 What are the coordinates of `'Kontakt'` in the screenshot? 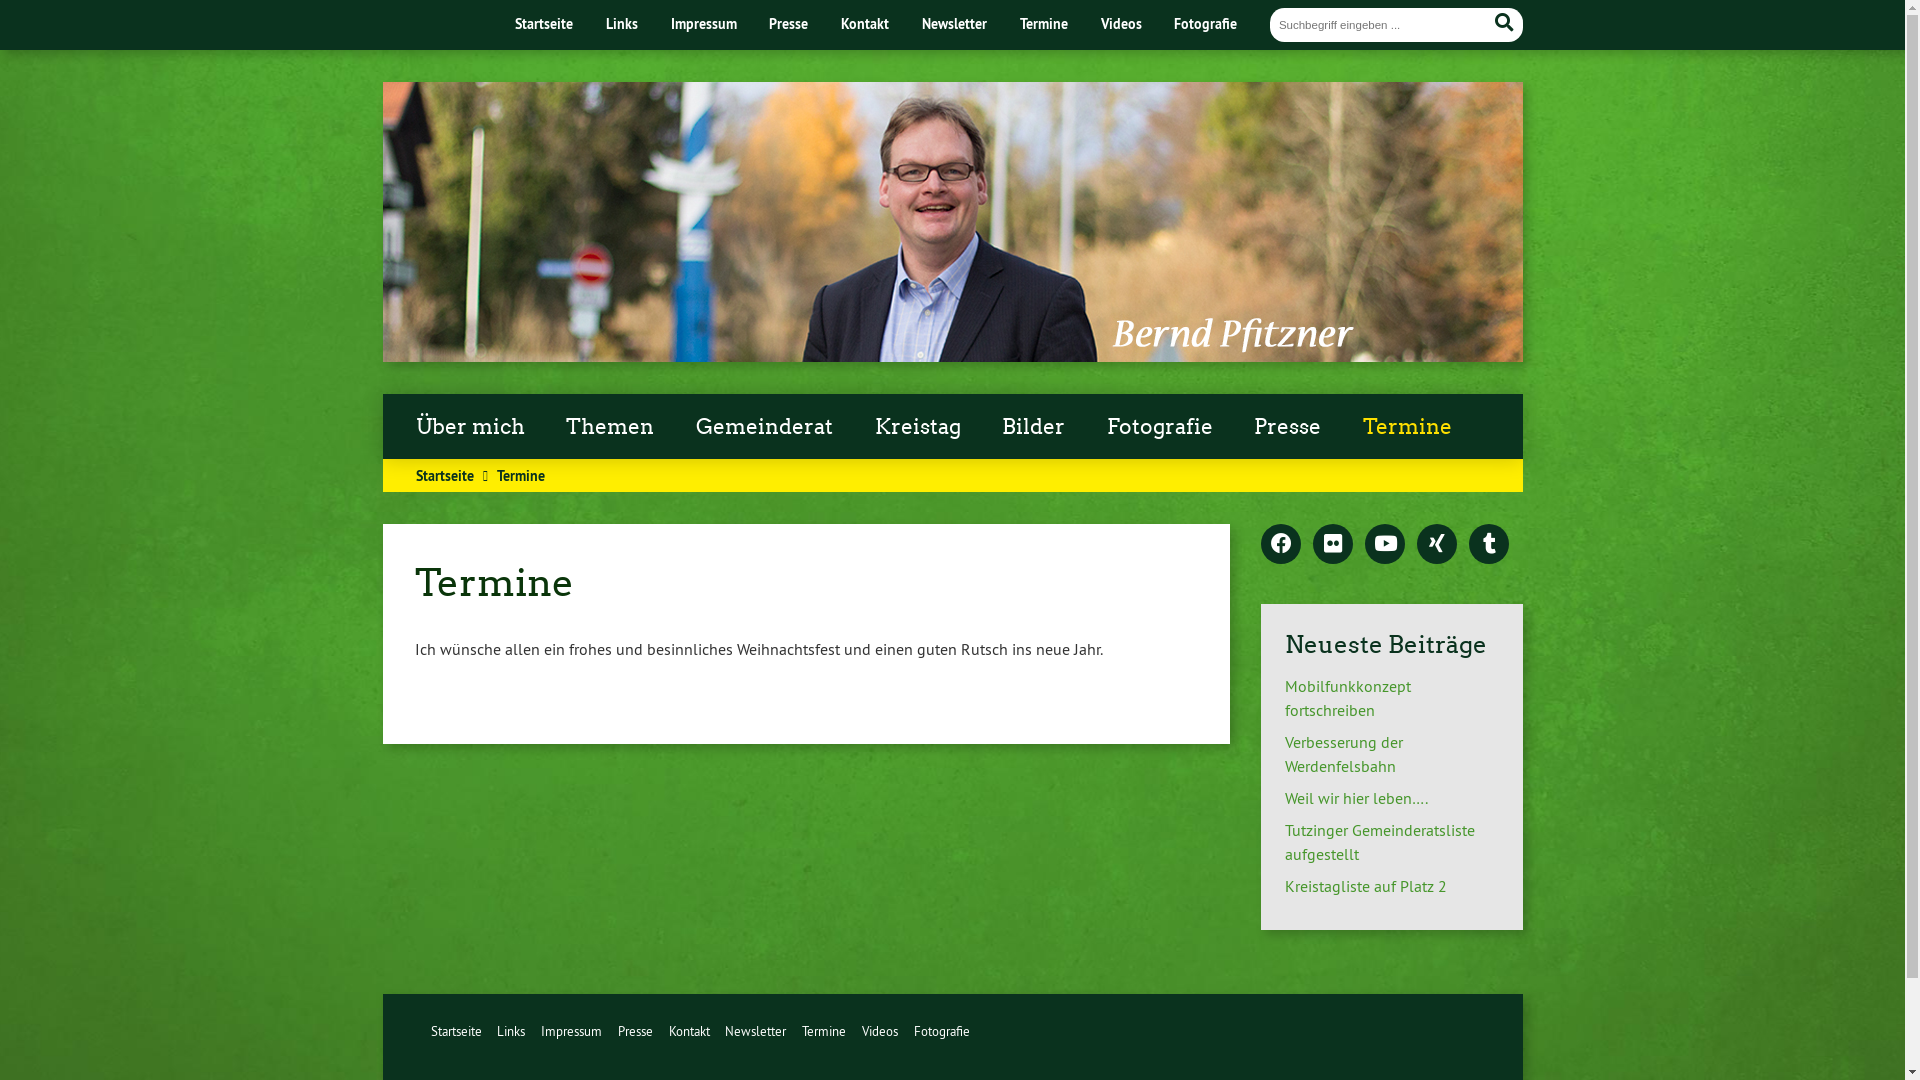 It's located at (689, 1030).